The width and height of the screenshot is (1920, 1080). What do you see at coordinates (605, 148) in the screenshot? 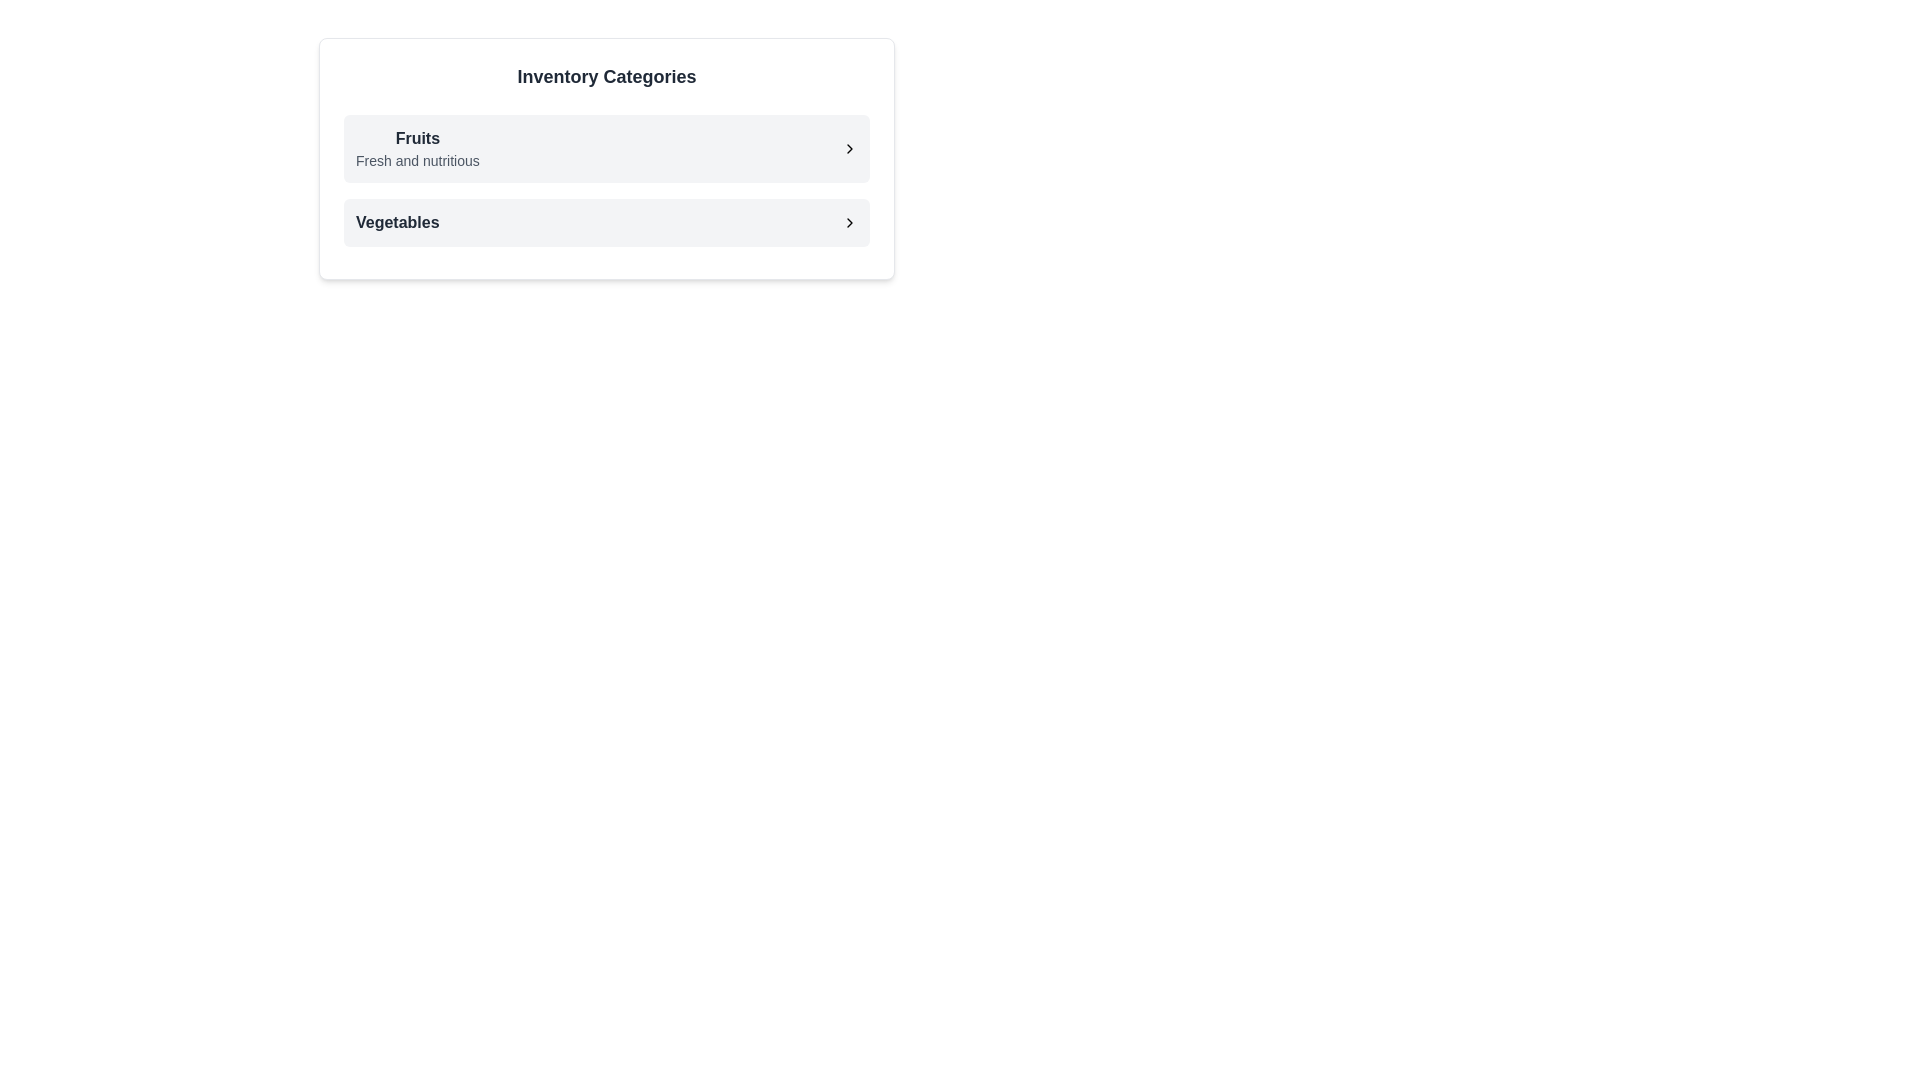
I see `the selectable list item representing the category 'Fruits'` at bounding box center [605, 148].